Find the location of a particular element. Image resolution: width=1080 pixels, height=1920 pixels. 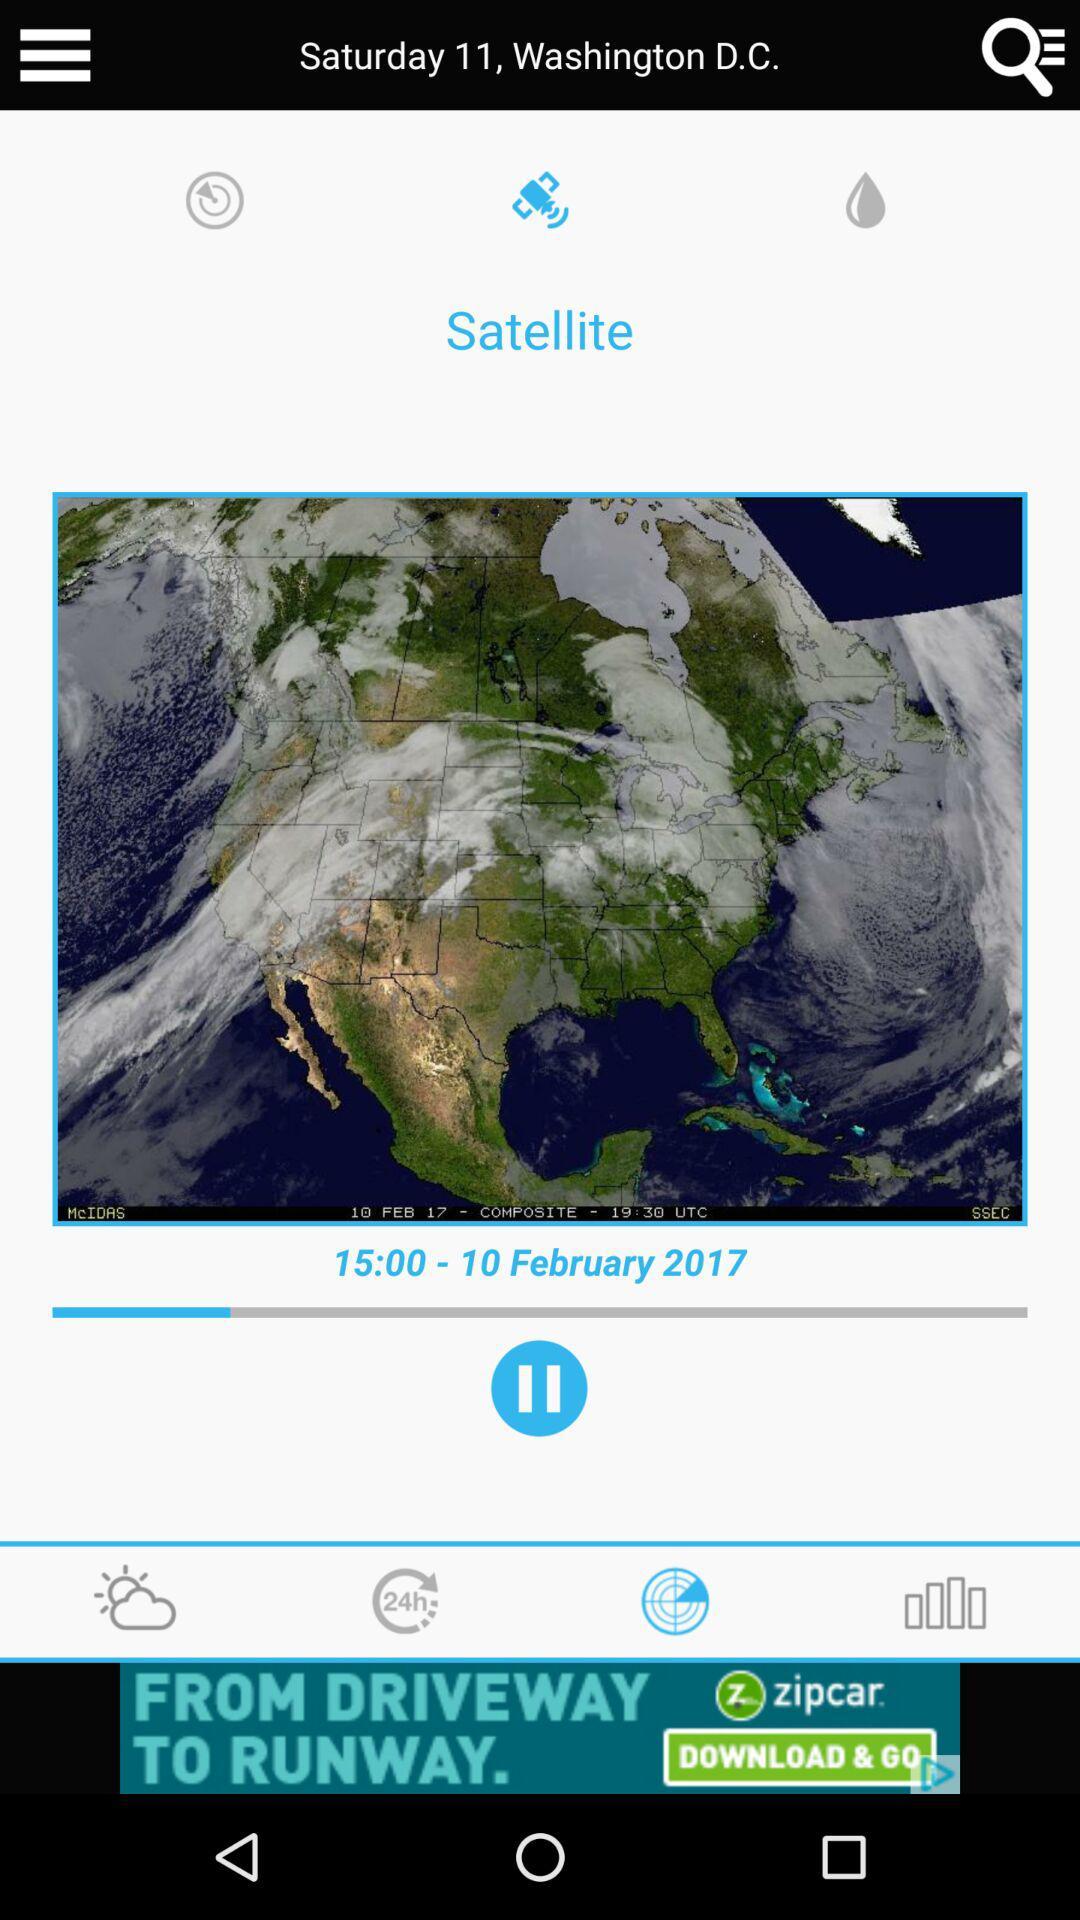

search option is located at coordinates (1024, 55).